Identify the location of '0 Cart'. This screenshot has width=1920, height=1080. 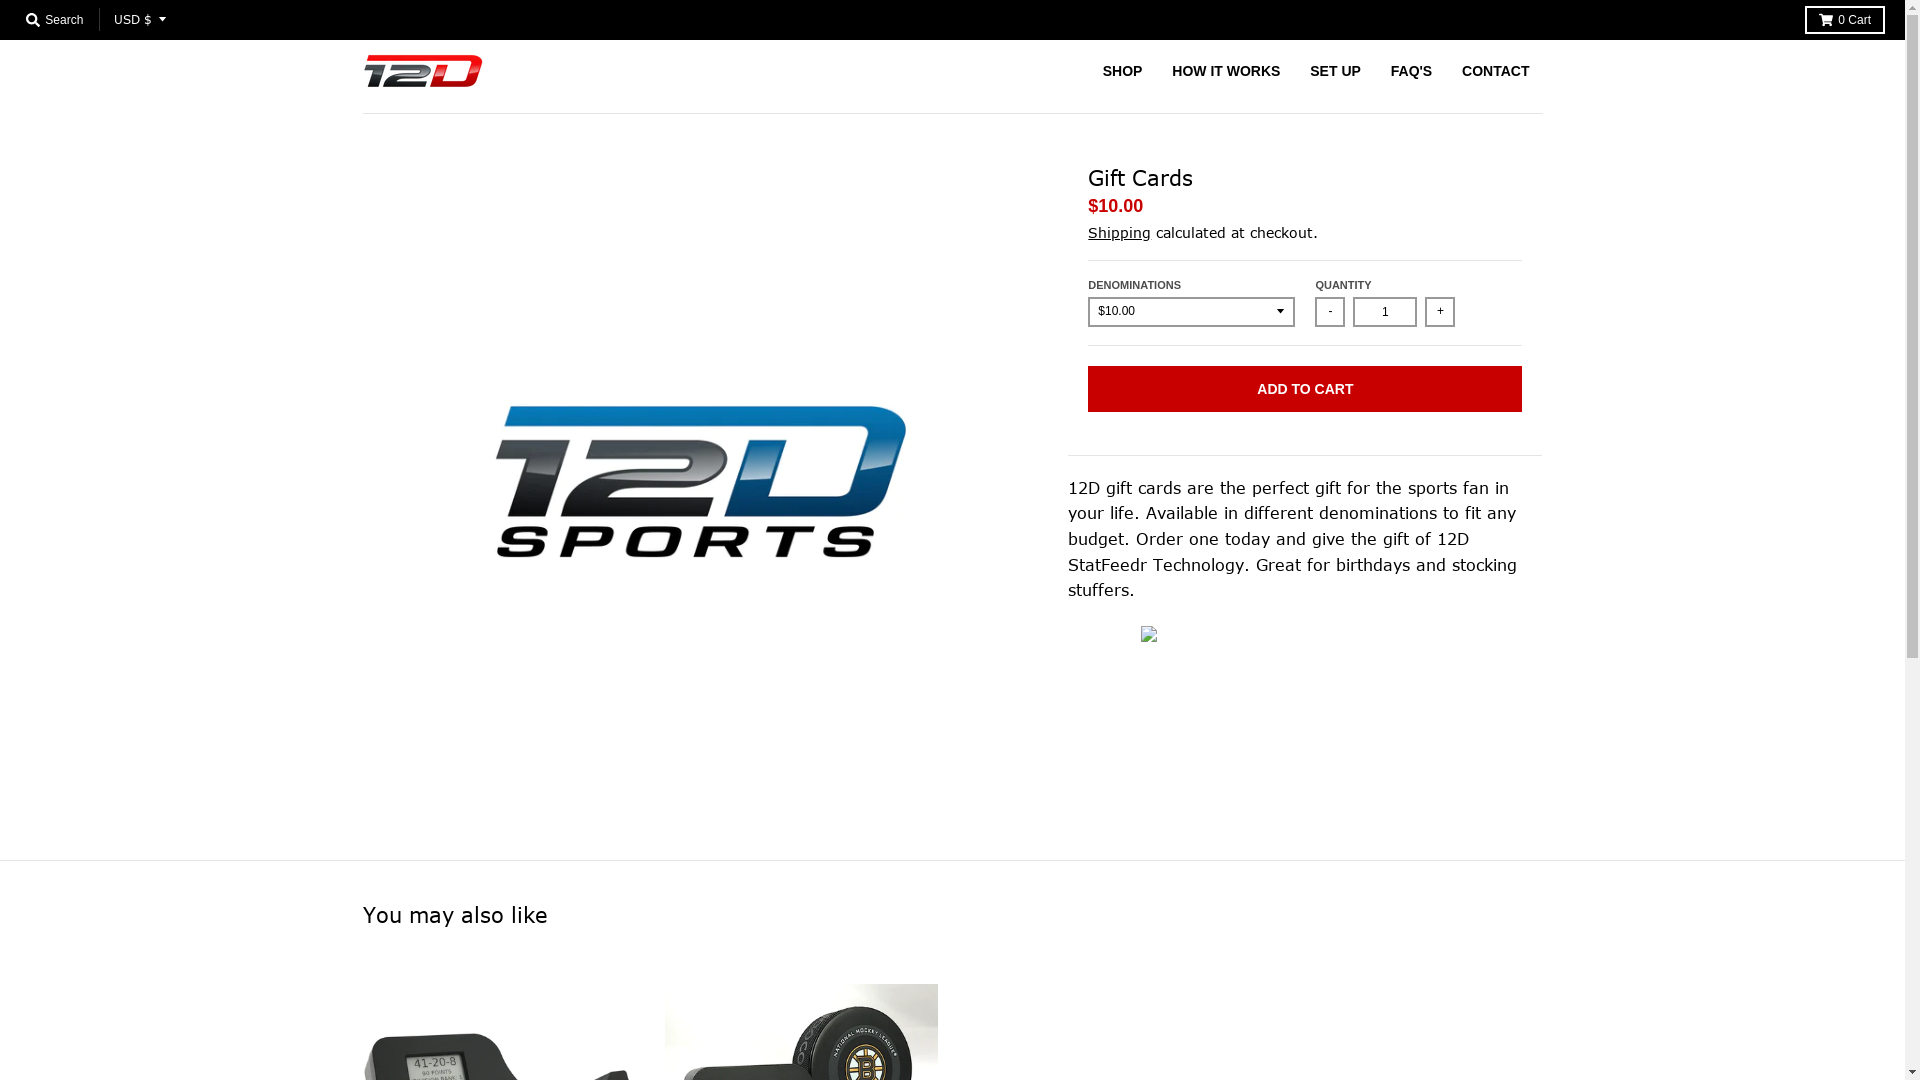
(1843, 19).